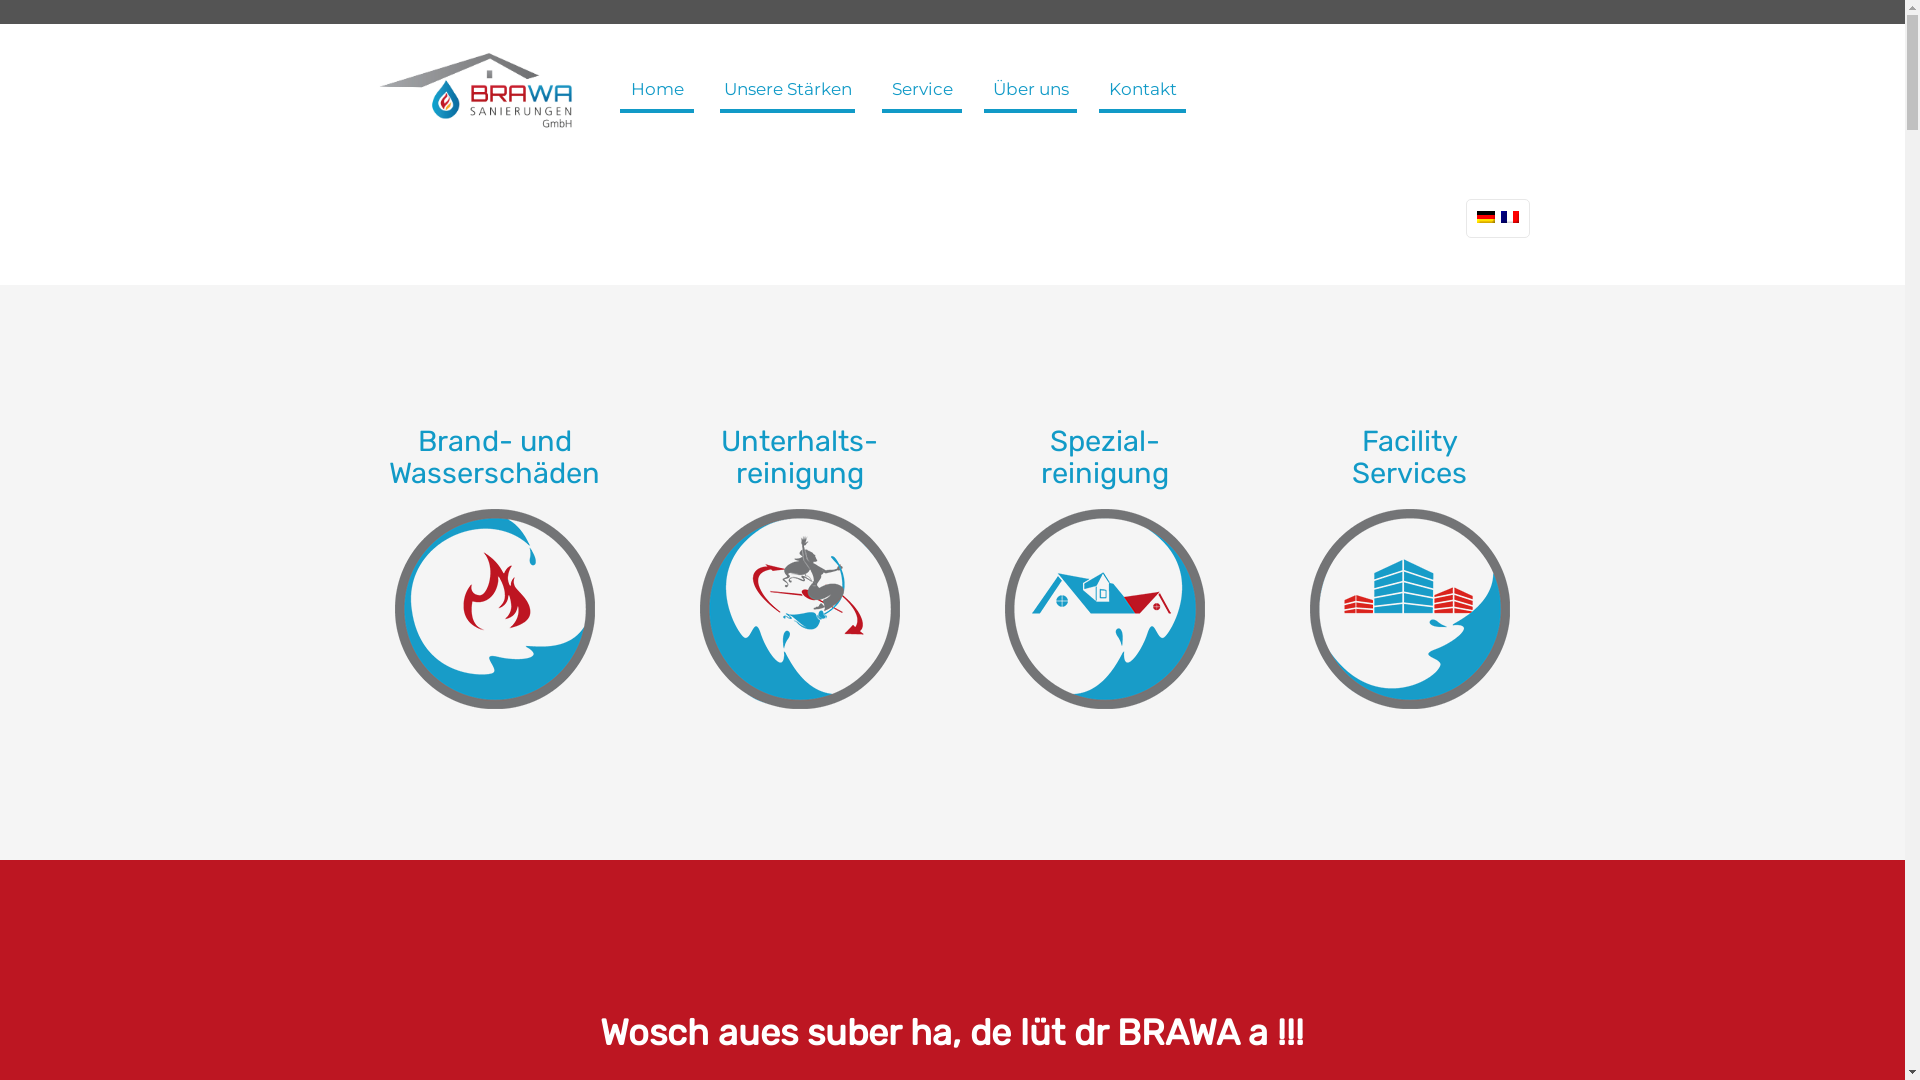 This screenshot has width=1920, height=1080. I want to click on 'Home', so click(657, 87).